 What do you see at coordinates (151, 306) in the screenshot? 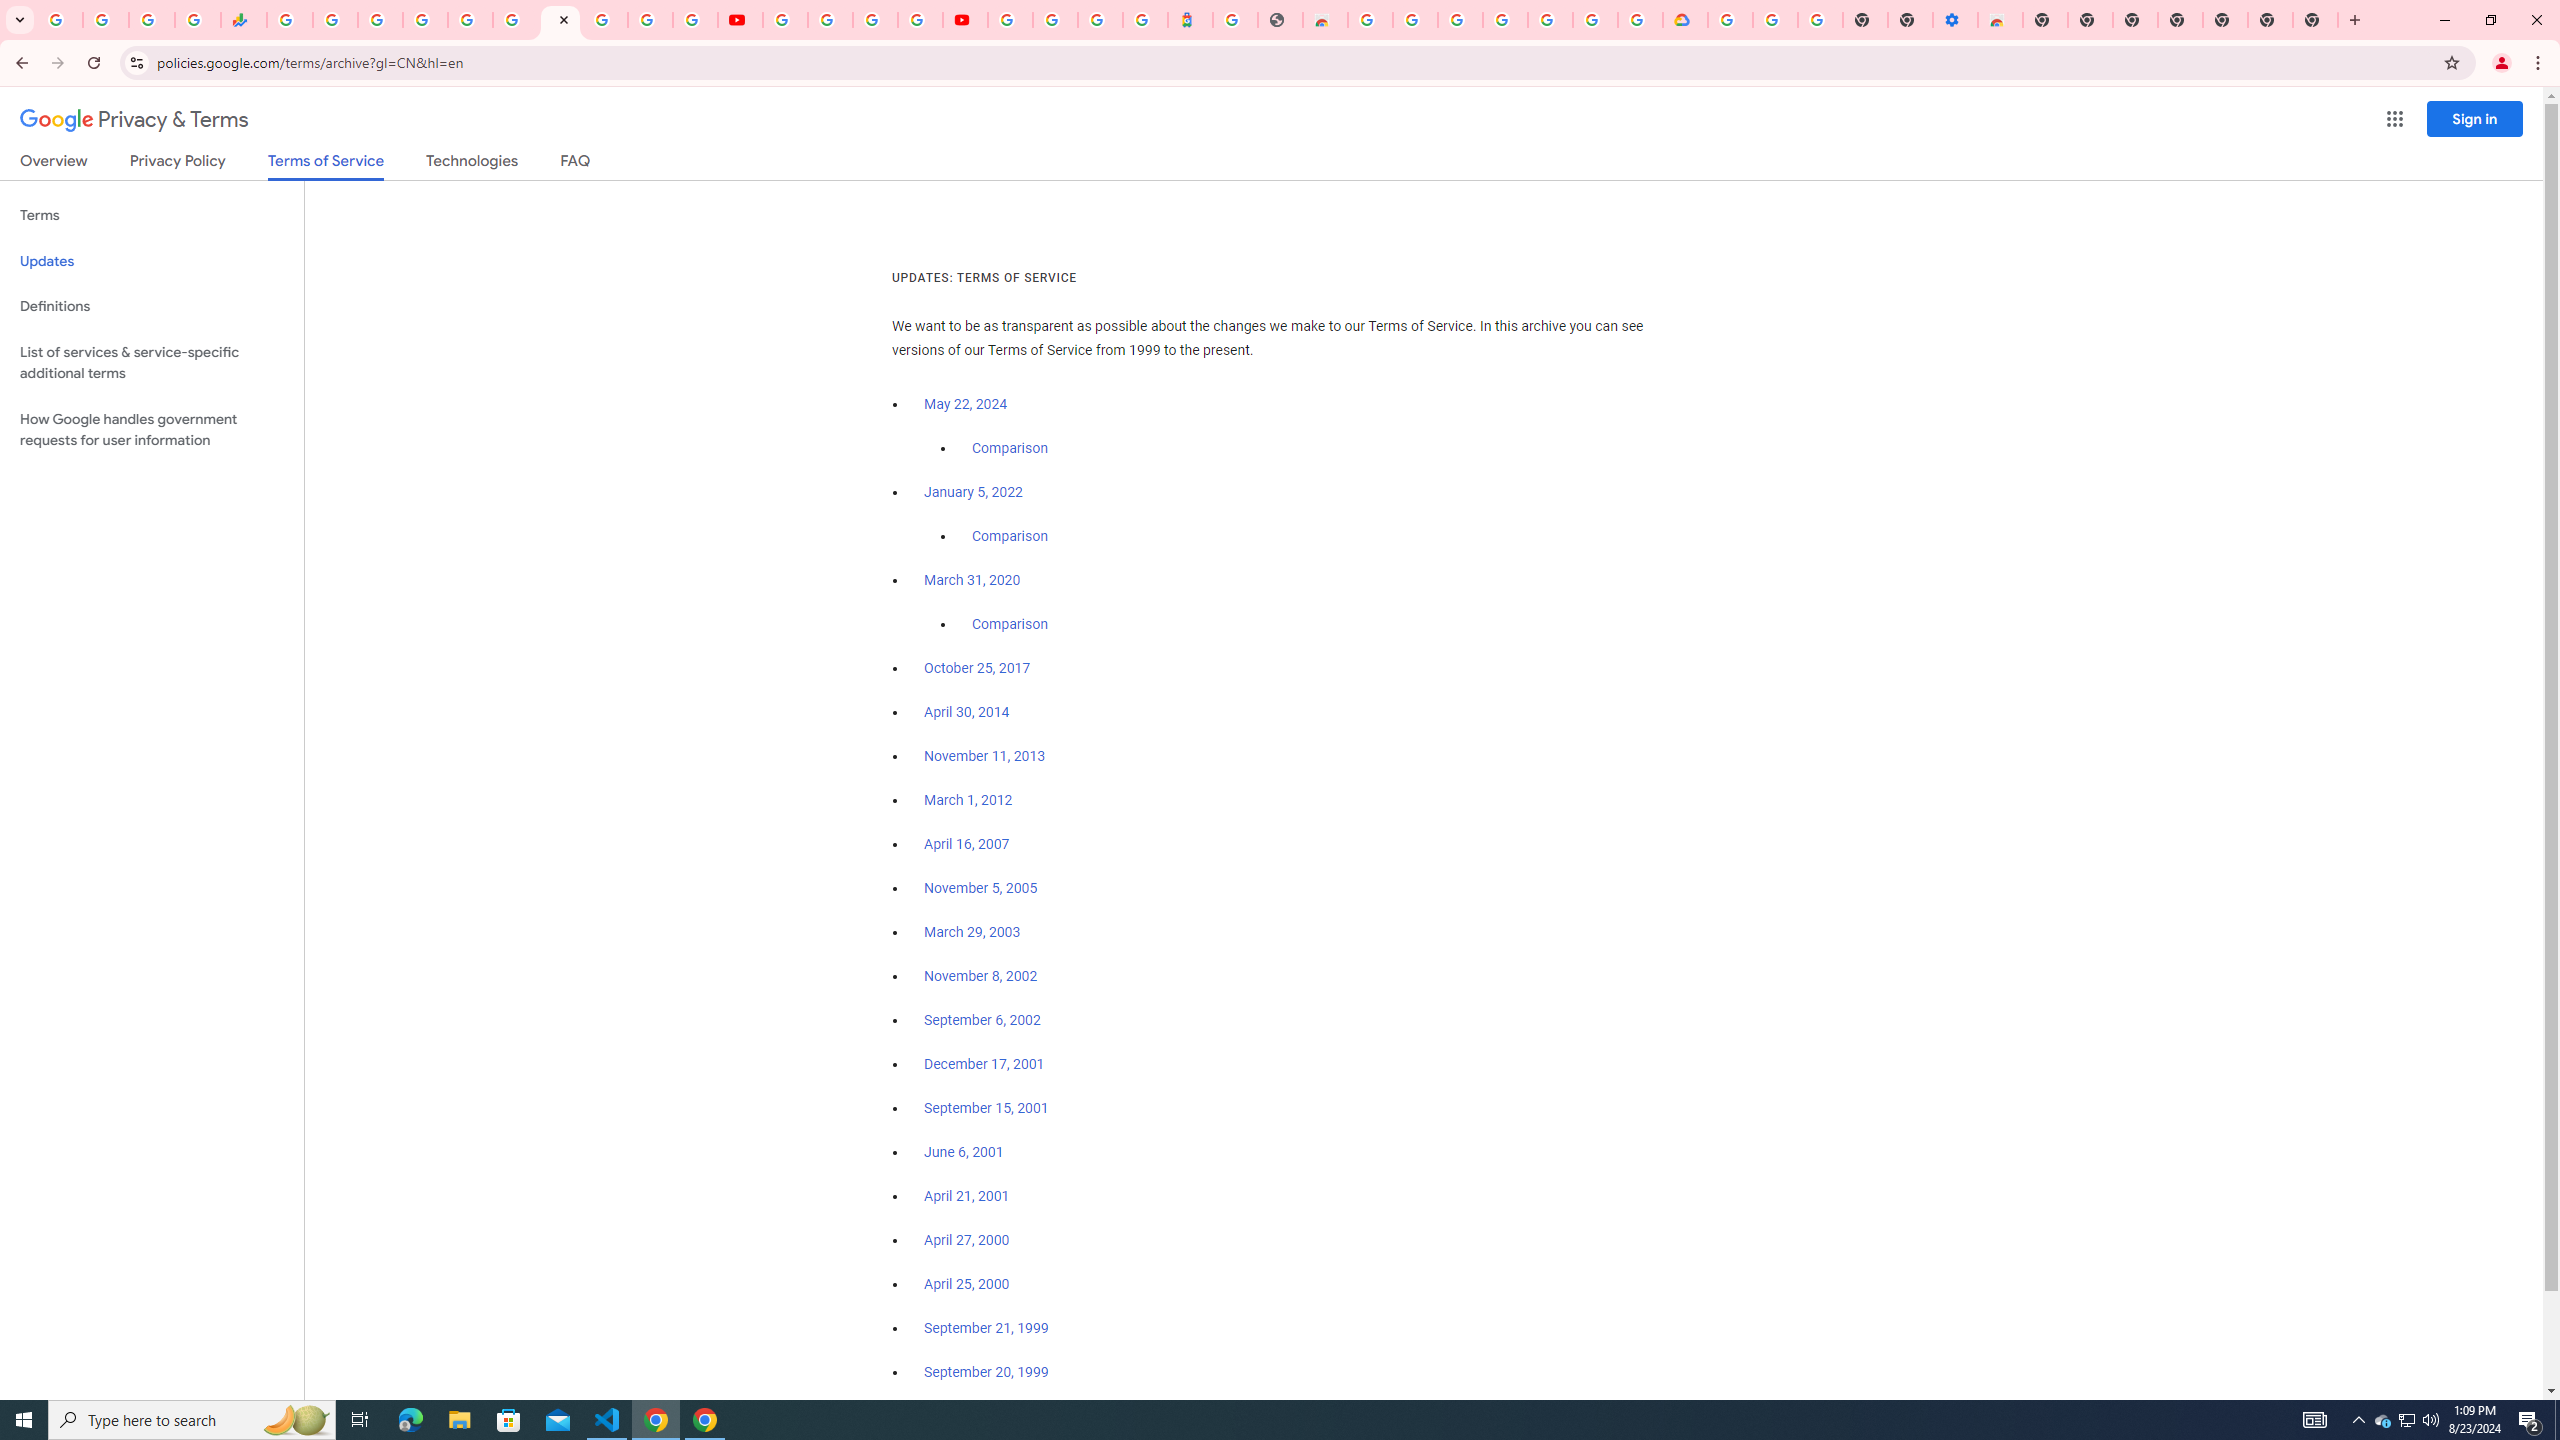
I see `'Definitions'` at bounding box center [151, 306].